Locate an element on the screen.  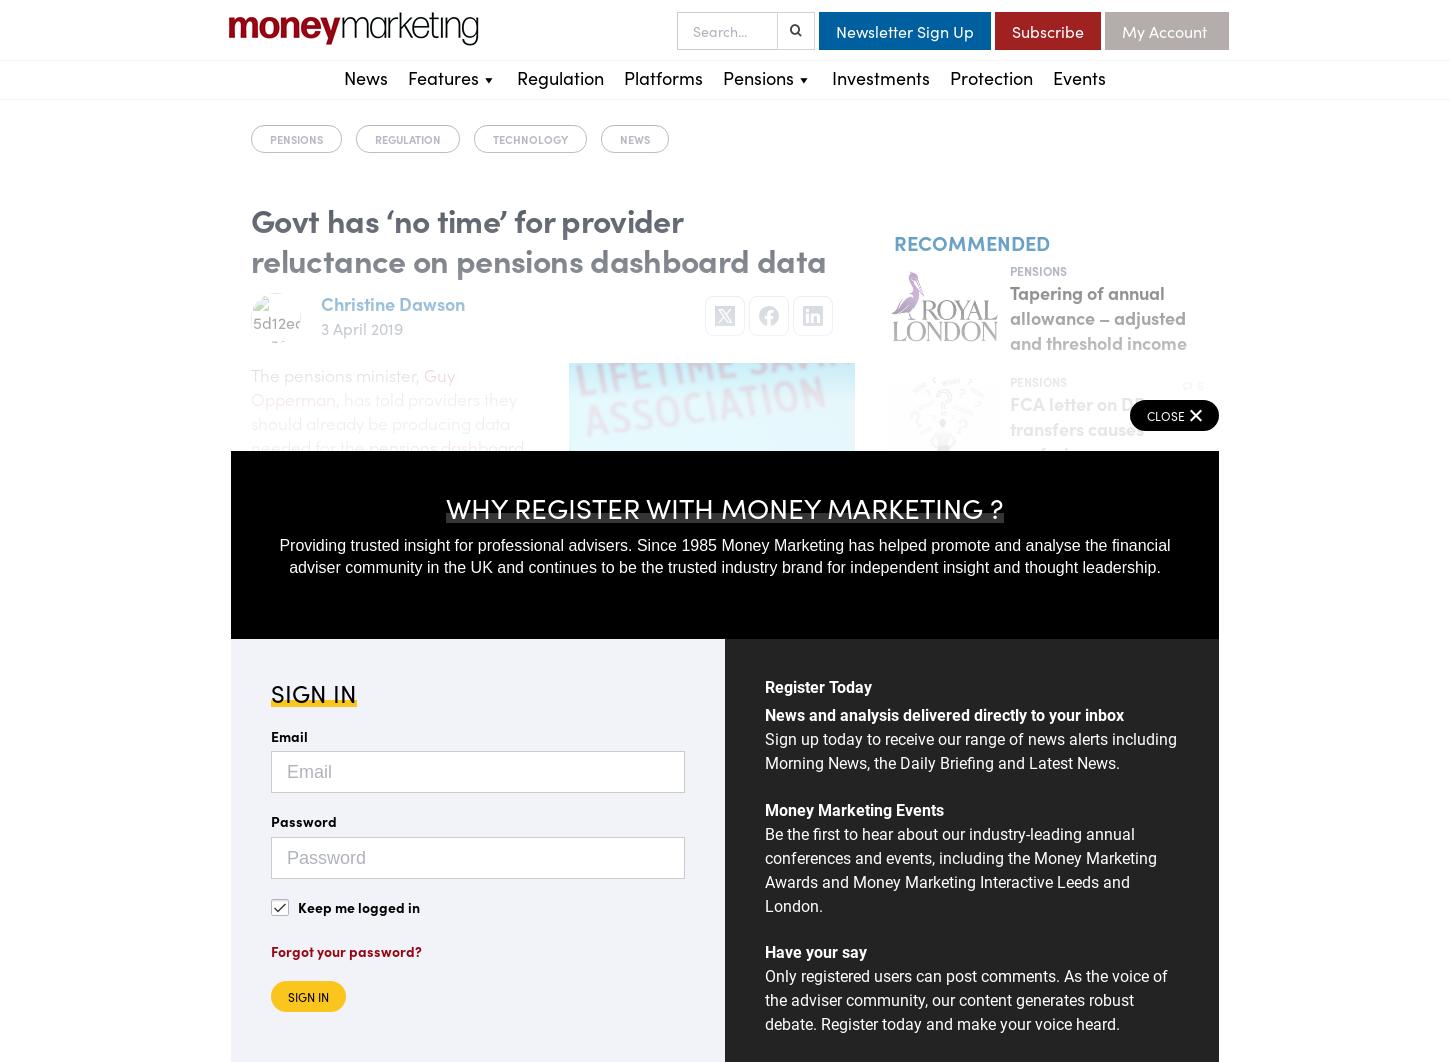
') said the government response to a dashboard feasibility consultation would be published in ‘days or weeks’.' is located at coordinates (442, 610).